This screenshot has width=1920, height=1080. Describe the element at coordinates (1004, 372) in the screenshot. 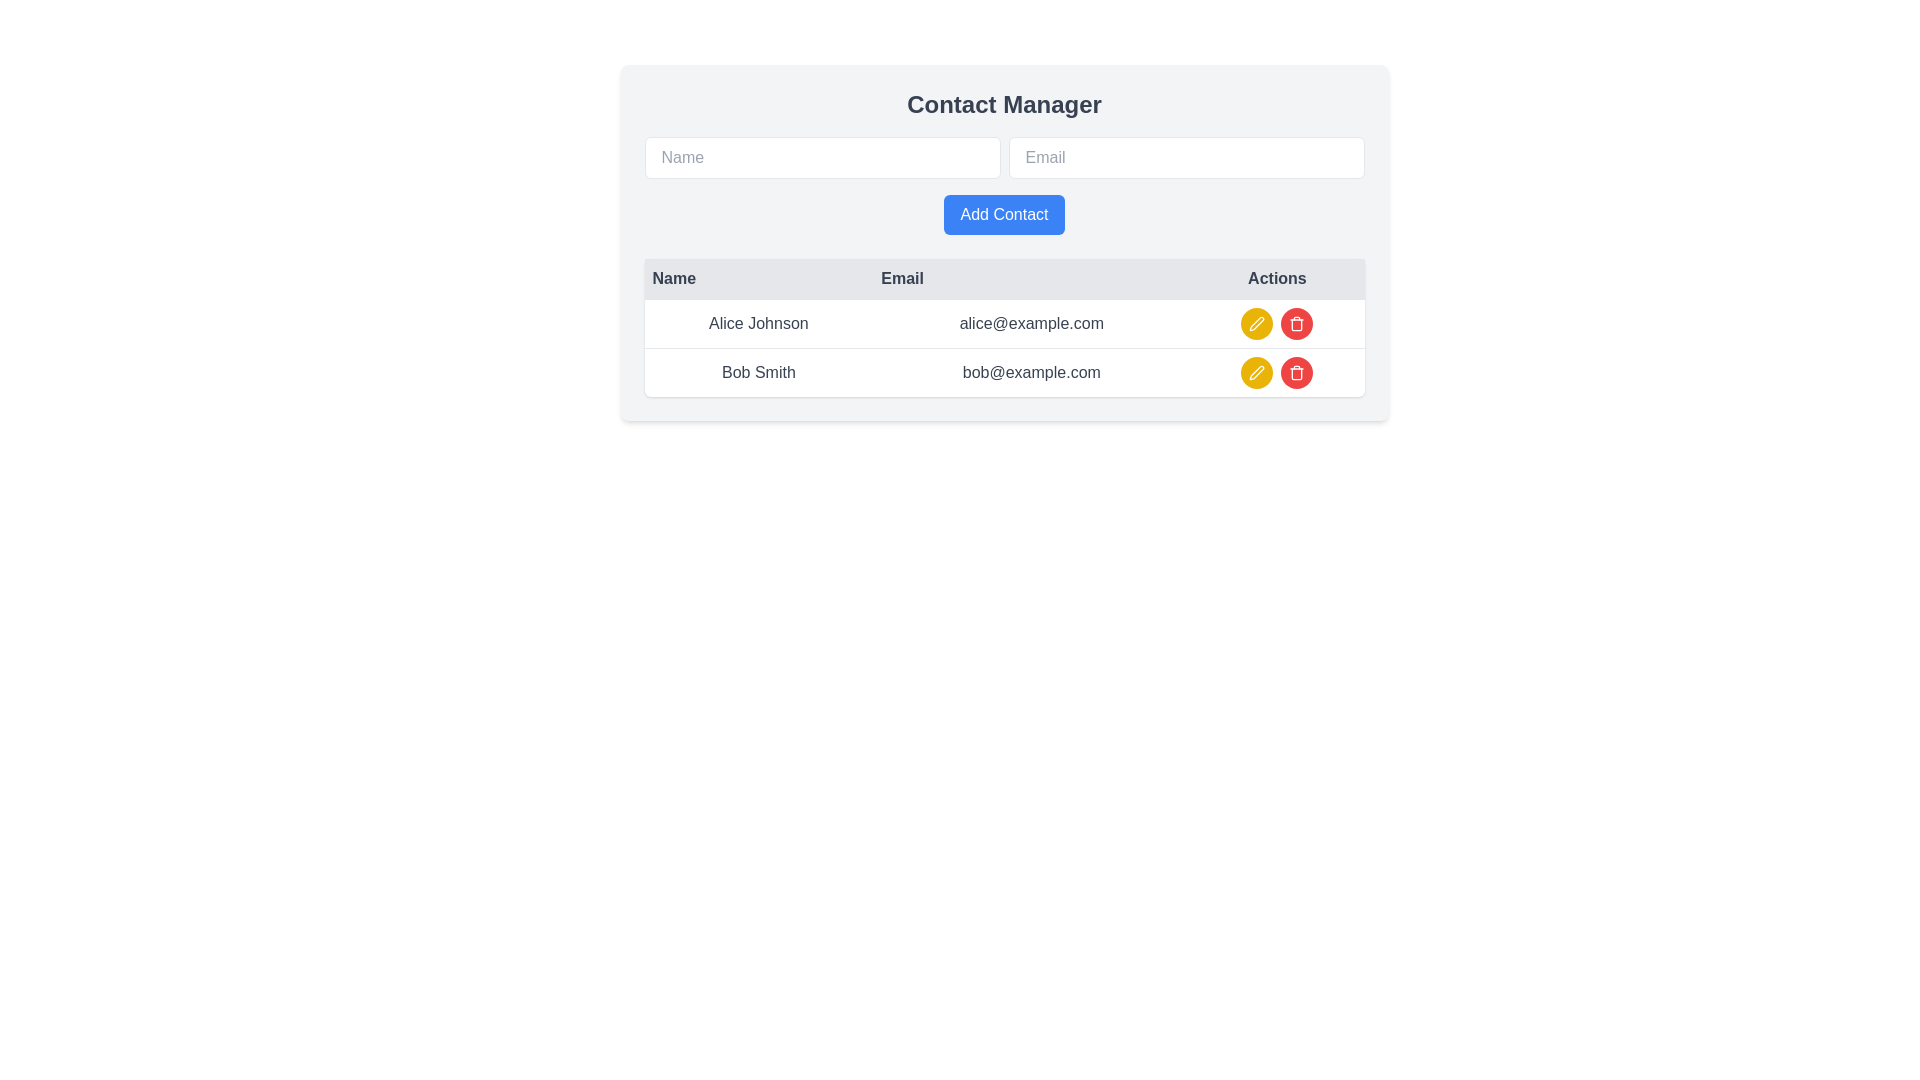

I see `the second row in the contact table displaying the name and email address, which is located below the row containing 'Alice Johnson' and 'alice@example.com'` at that location.